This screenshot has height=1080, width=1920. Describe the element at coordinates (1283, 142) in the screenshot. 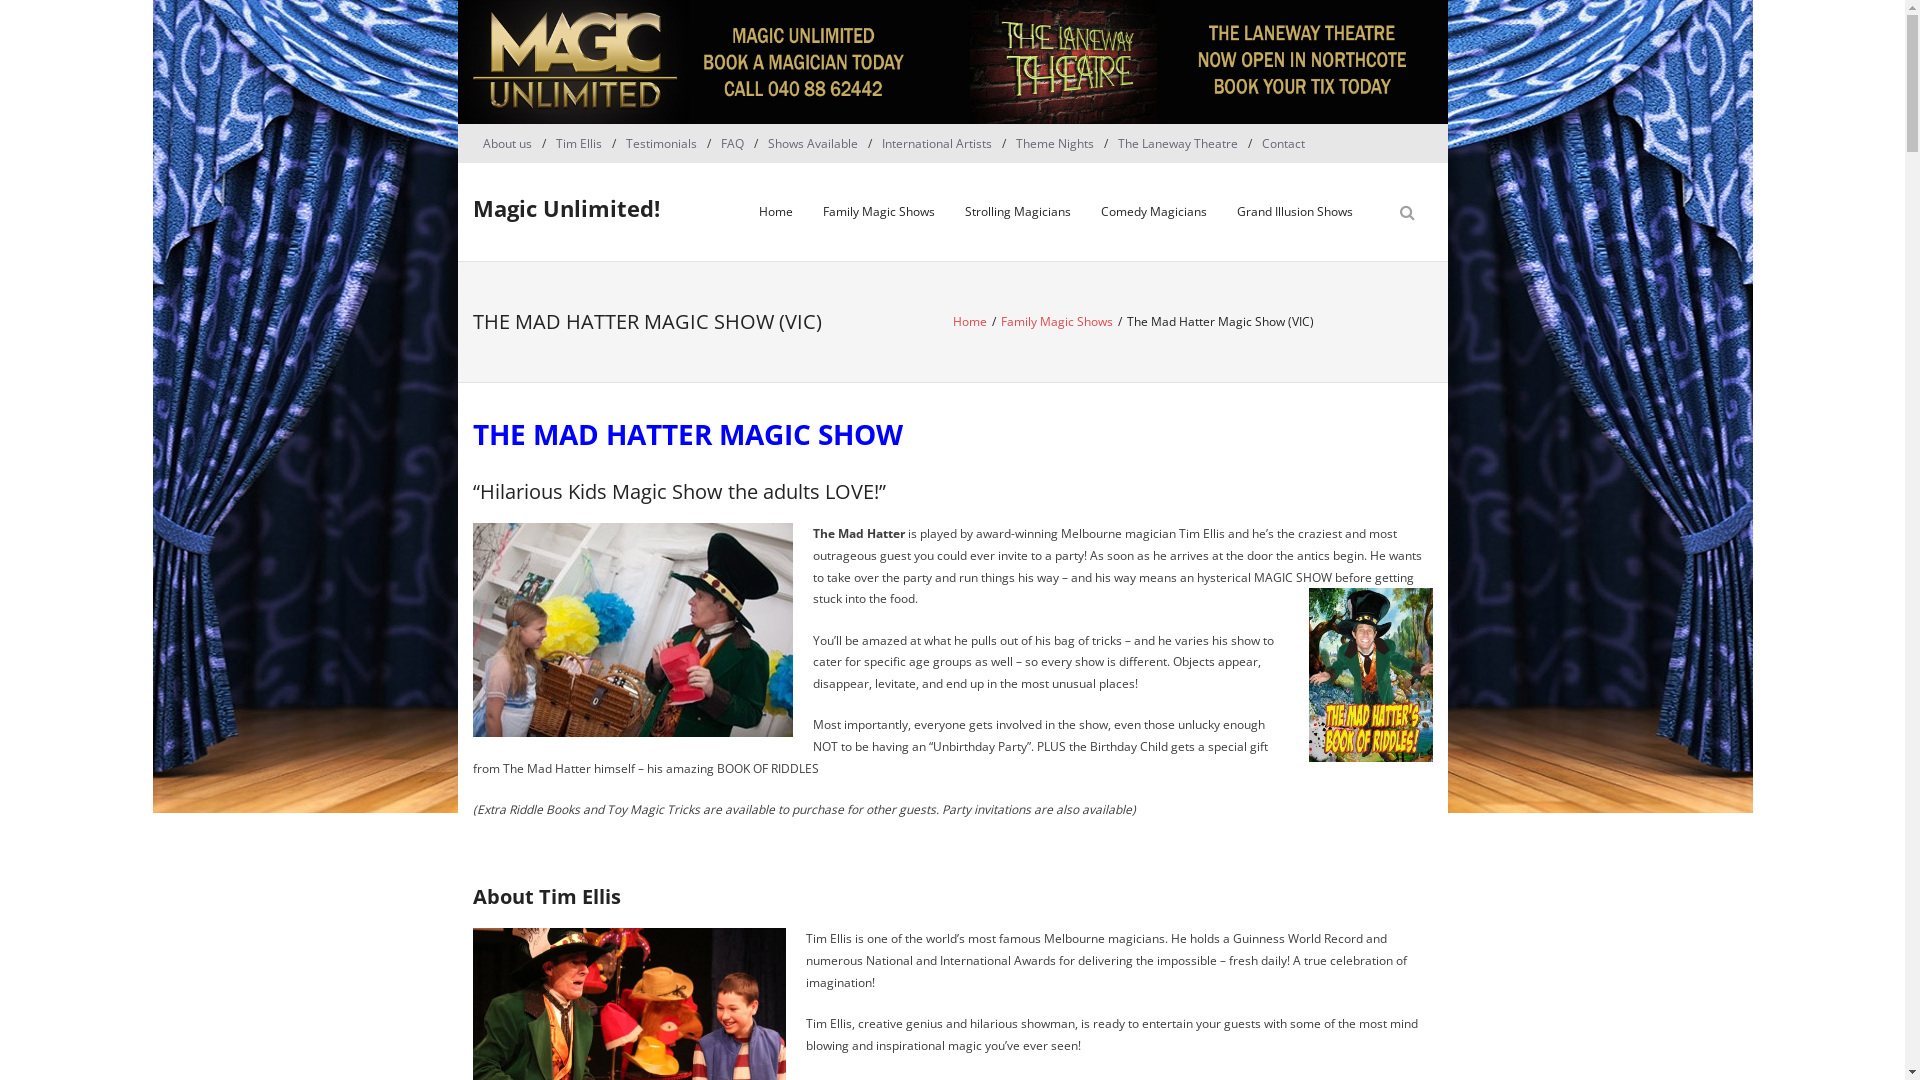

I see `'Contact'` at that location.